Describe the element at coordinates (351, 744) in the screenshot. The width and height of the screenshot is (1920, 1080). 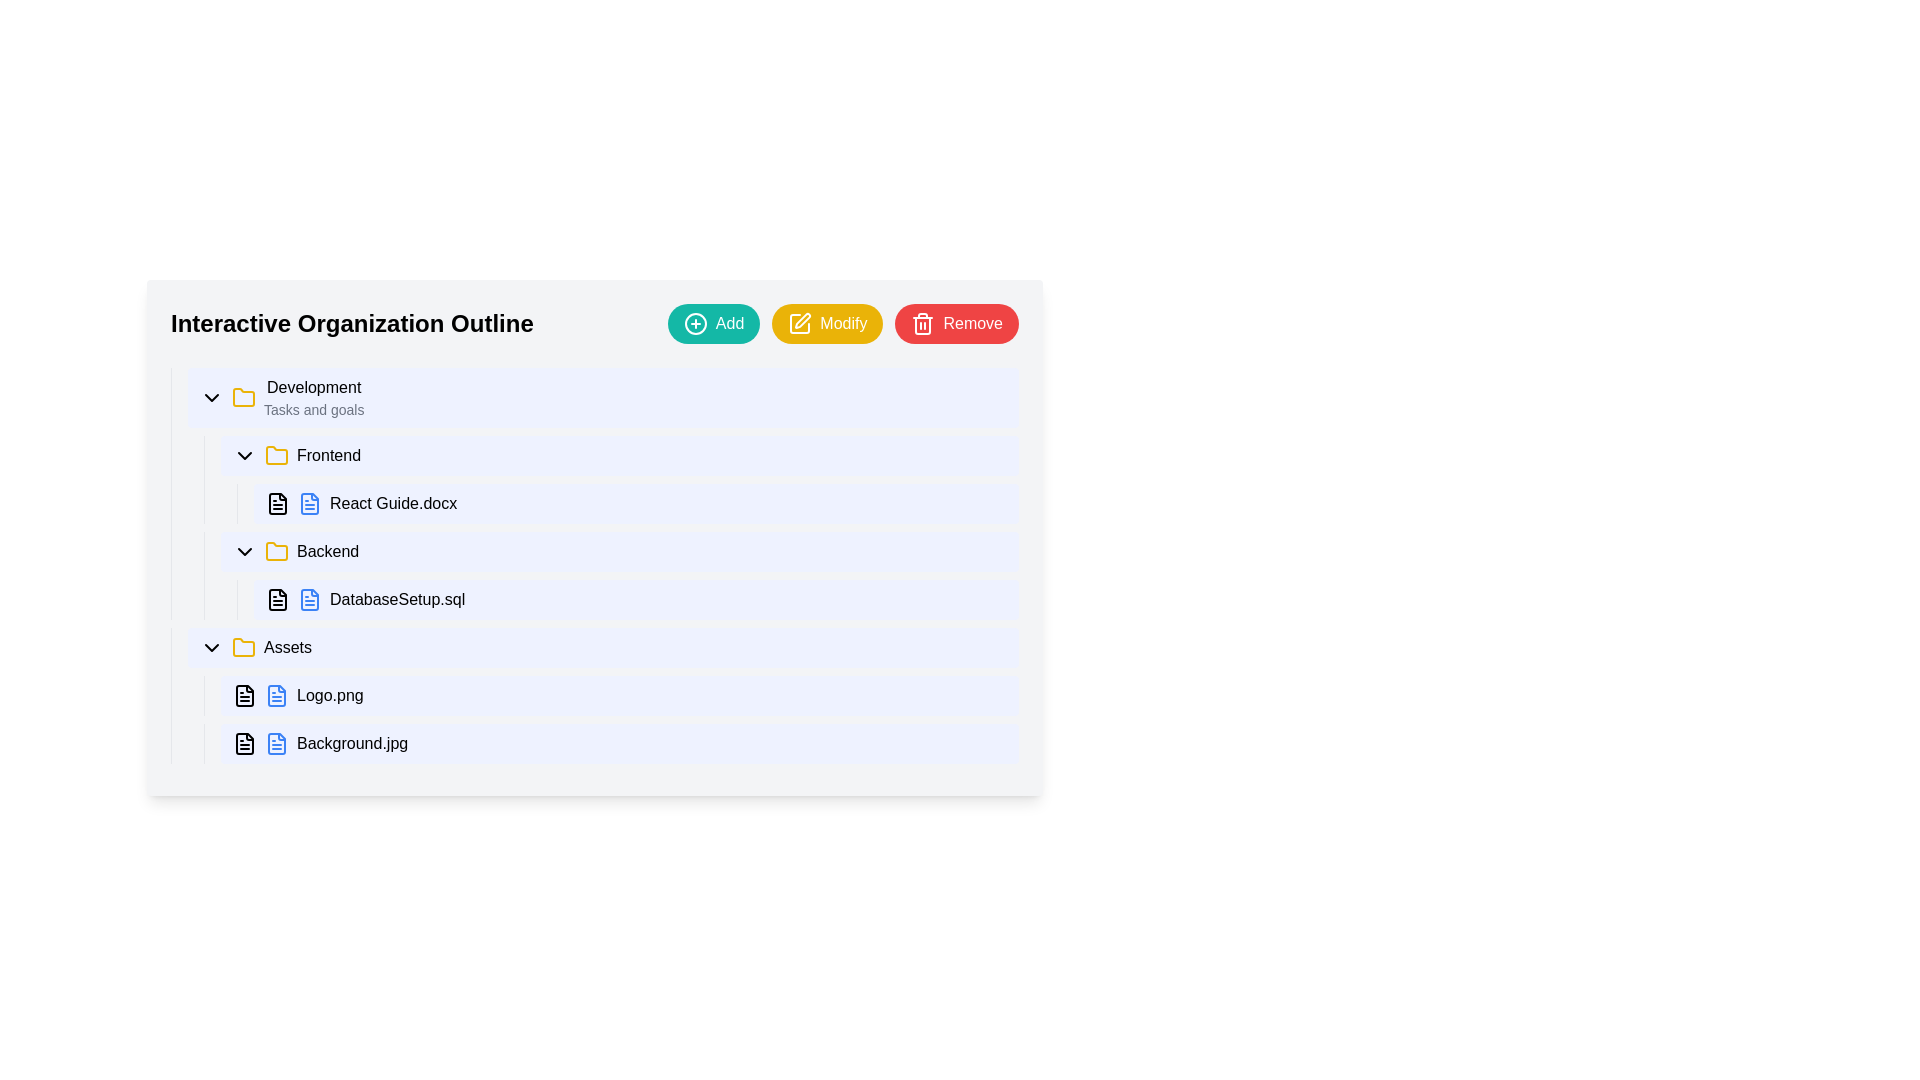
I see `the text label representing the name of a file in the hierarchical file directory view, located below the 'Logo.png' sibling` at that location.